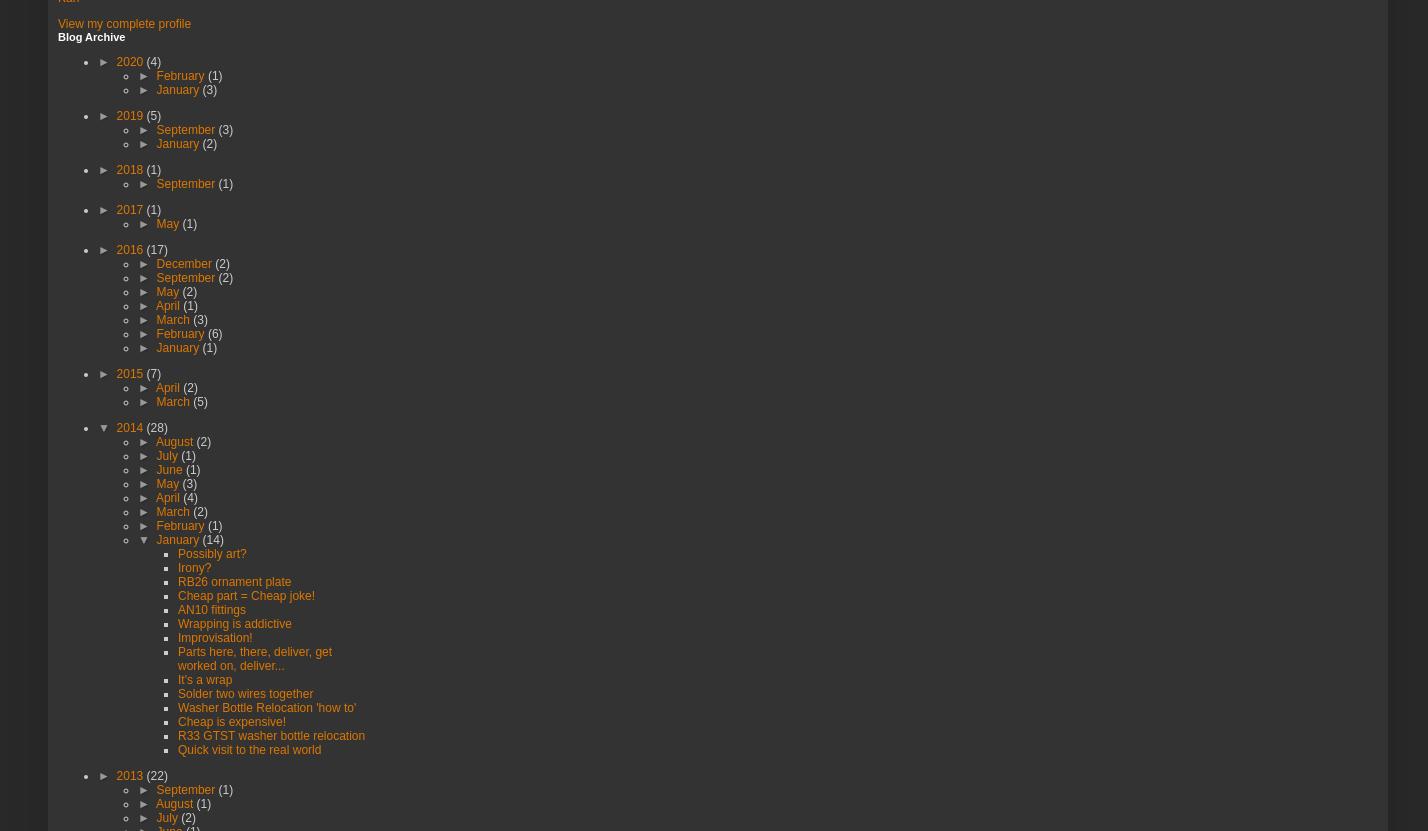 The image size is (1428, 831). Describe the element at coordinates (202, 537) in the screenshot. I see `'(14)'` at that location.